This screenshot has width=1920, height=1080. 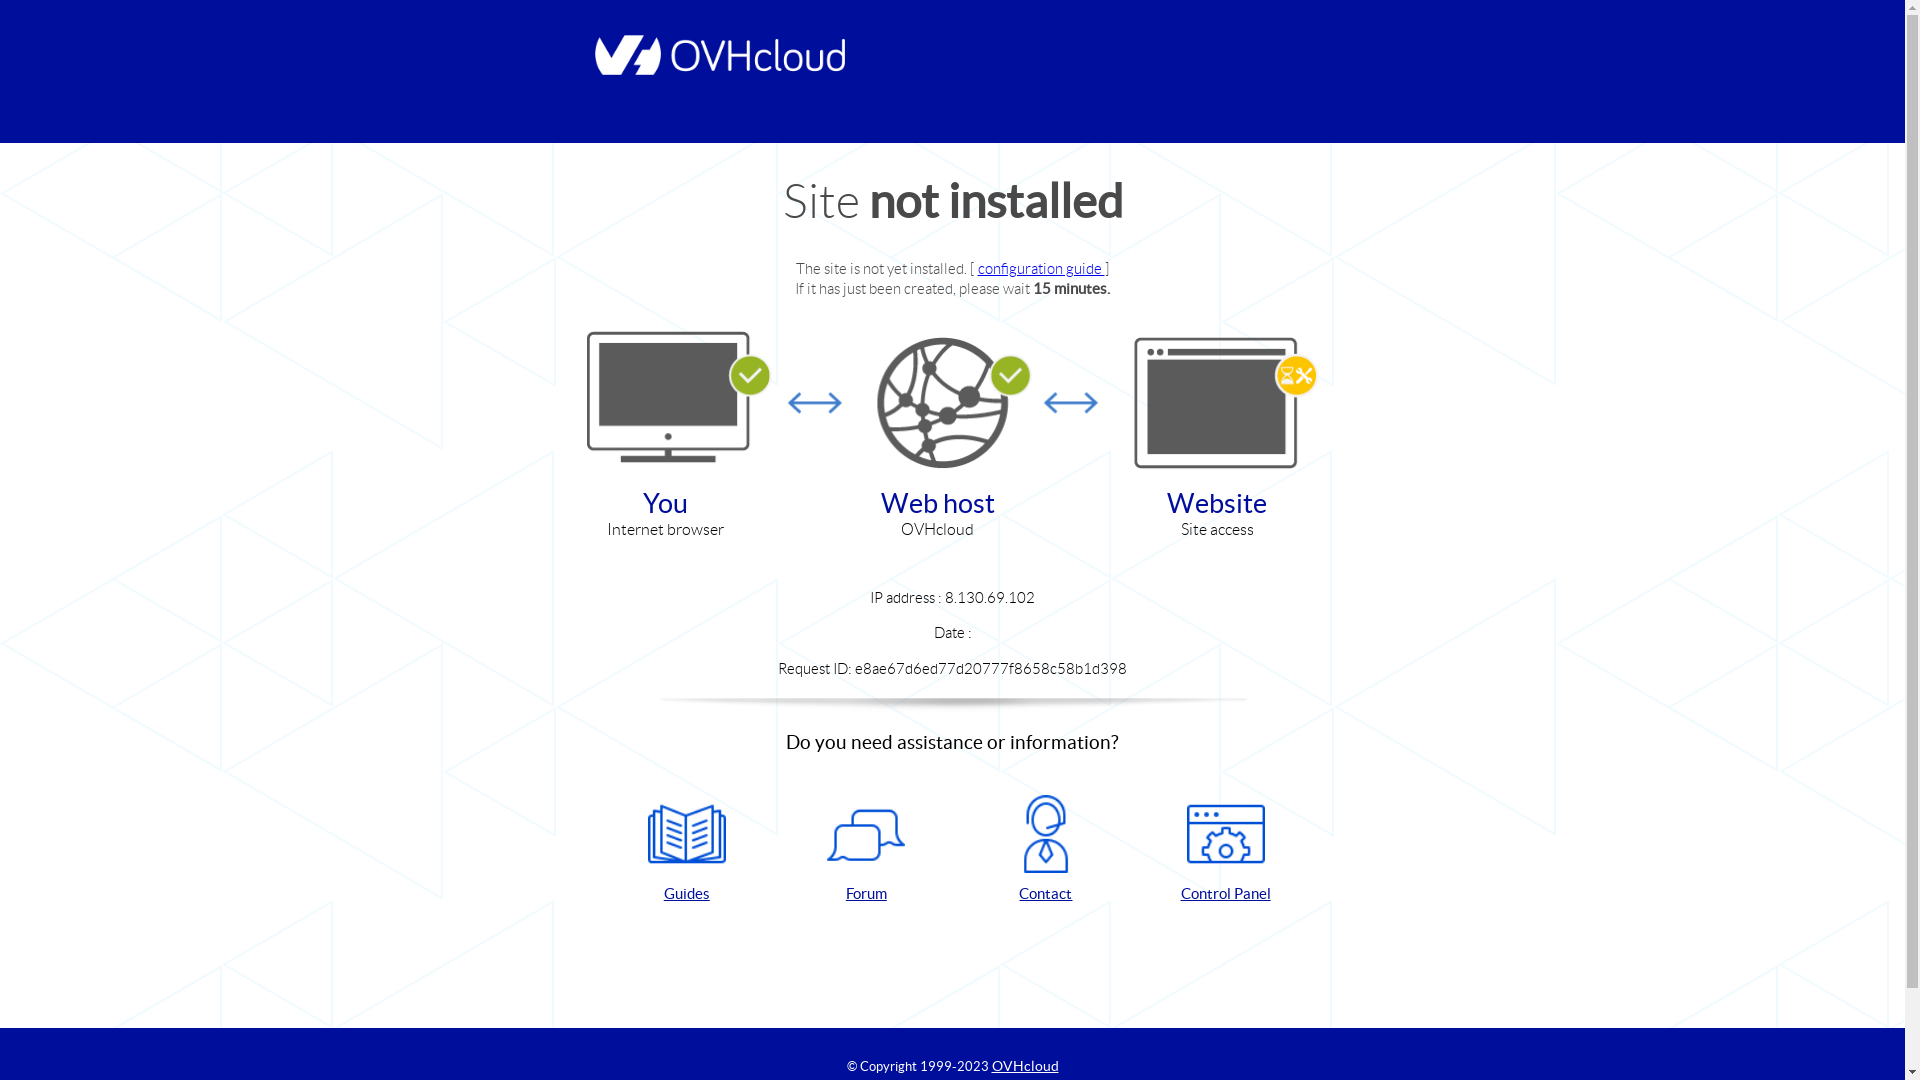 I want to click on 'configuration guide', so click(x=1040, y=267).